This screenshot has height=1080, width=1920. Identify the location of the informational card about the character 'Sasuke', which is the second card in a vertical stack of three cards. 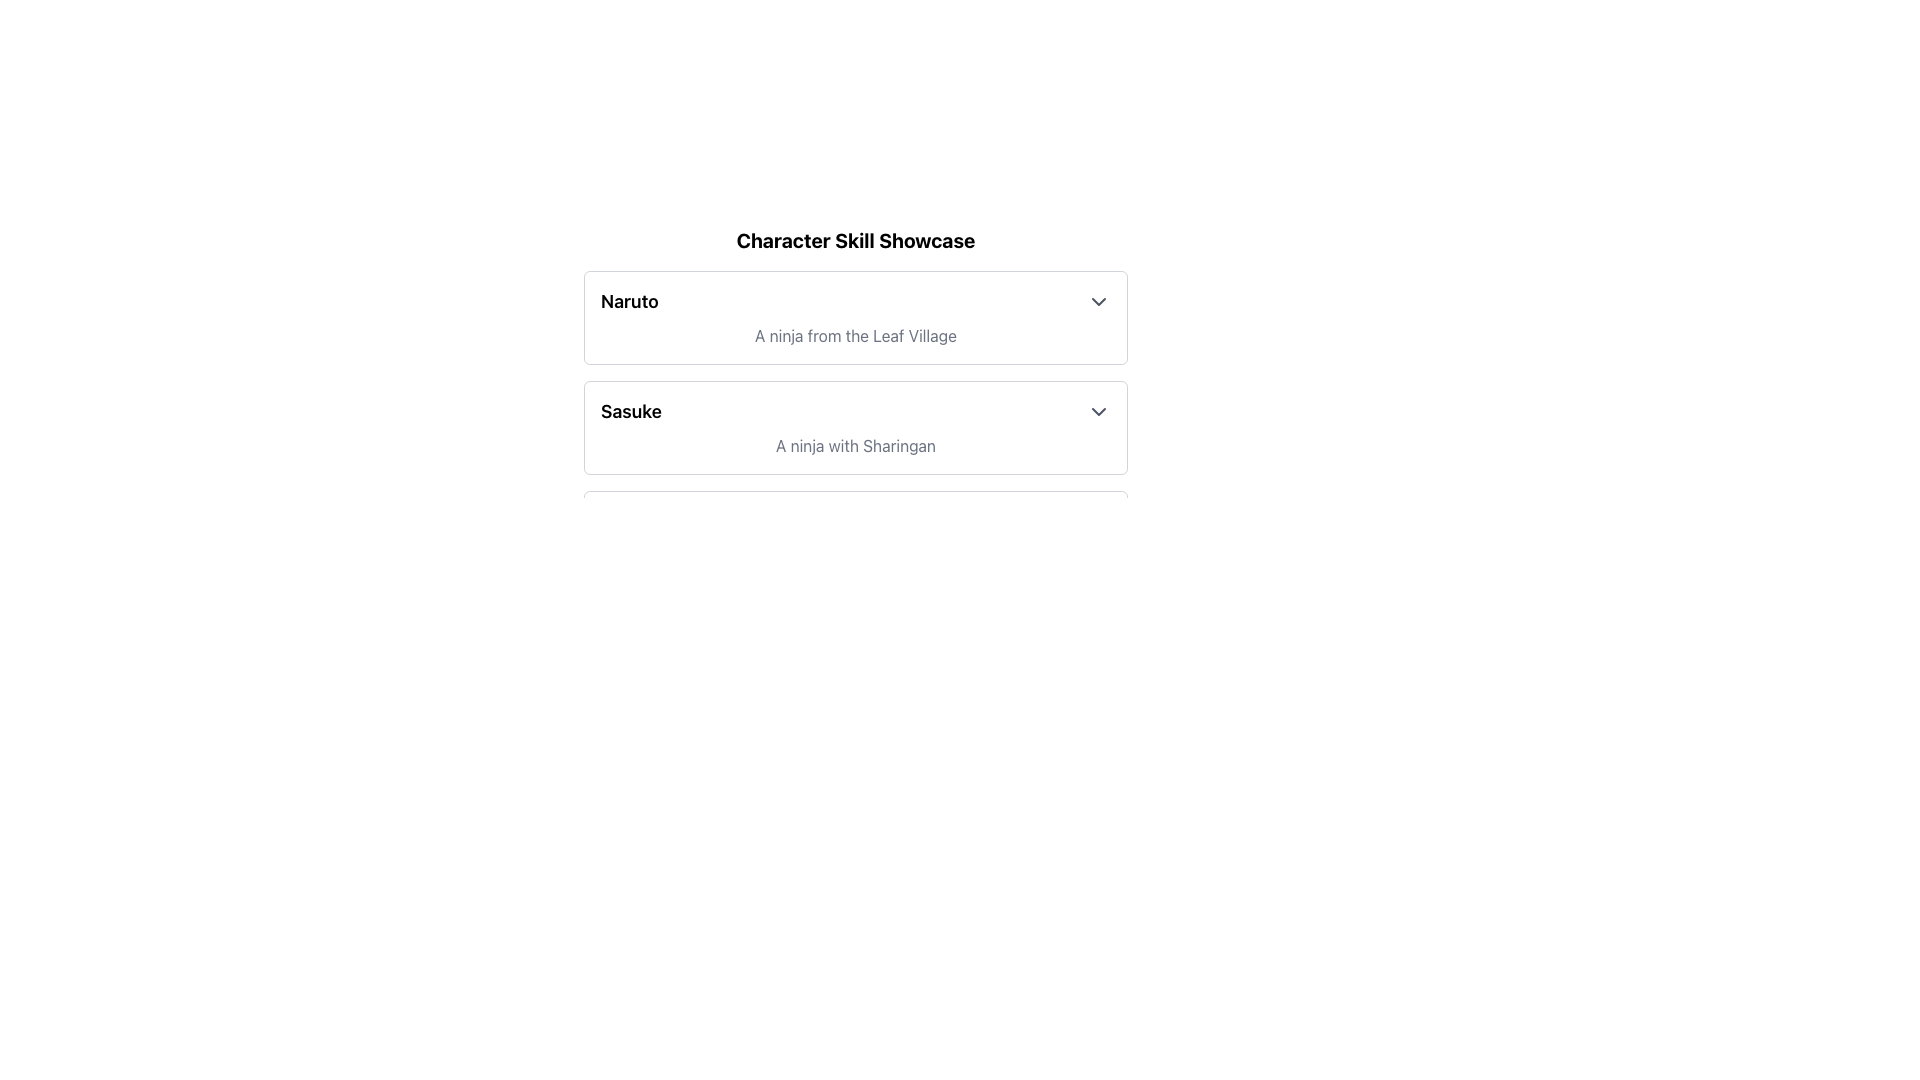
(855, 427).